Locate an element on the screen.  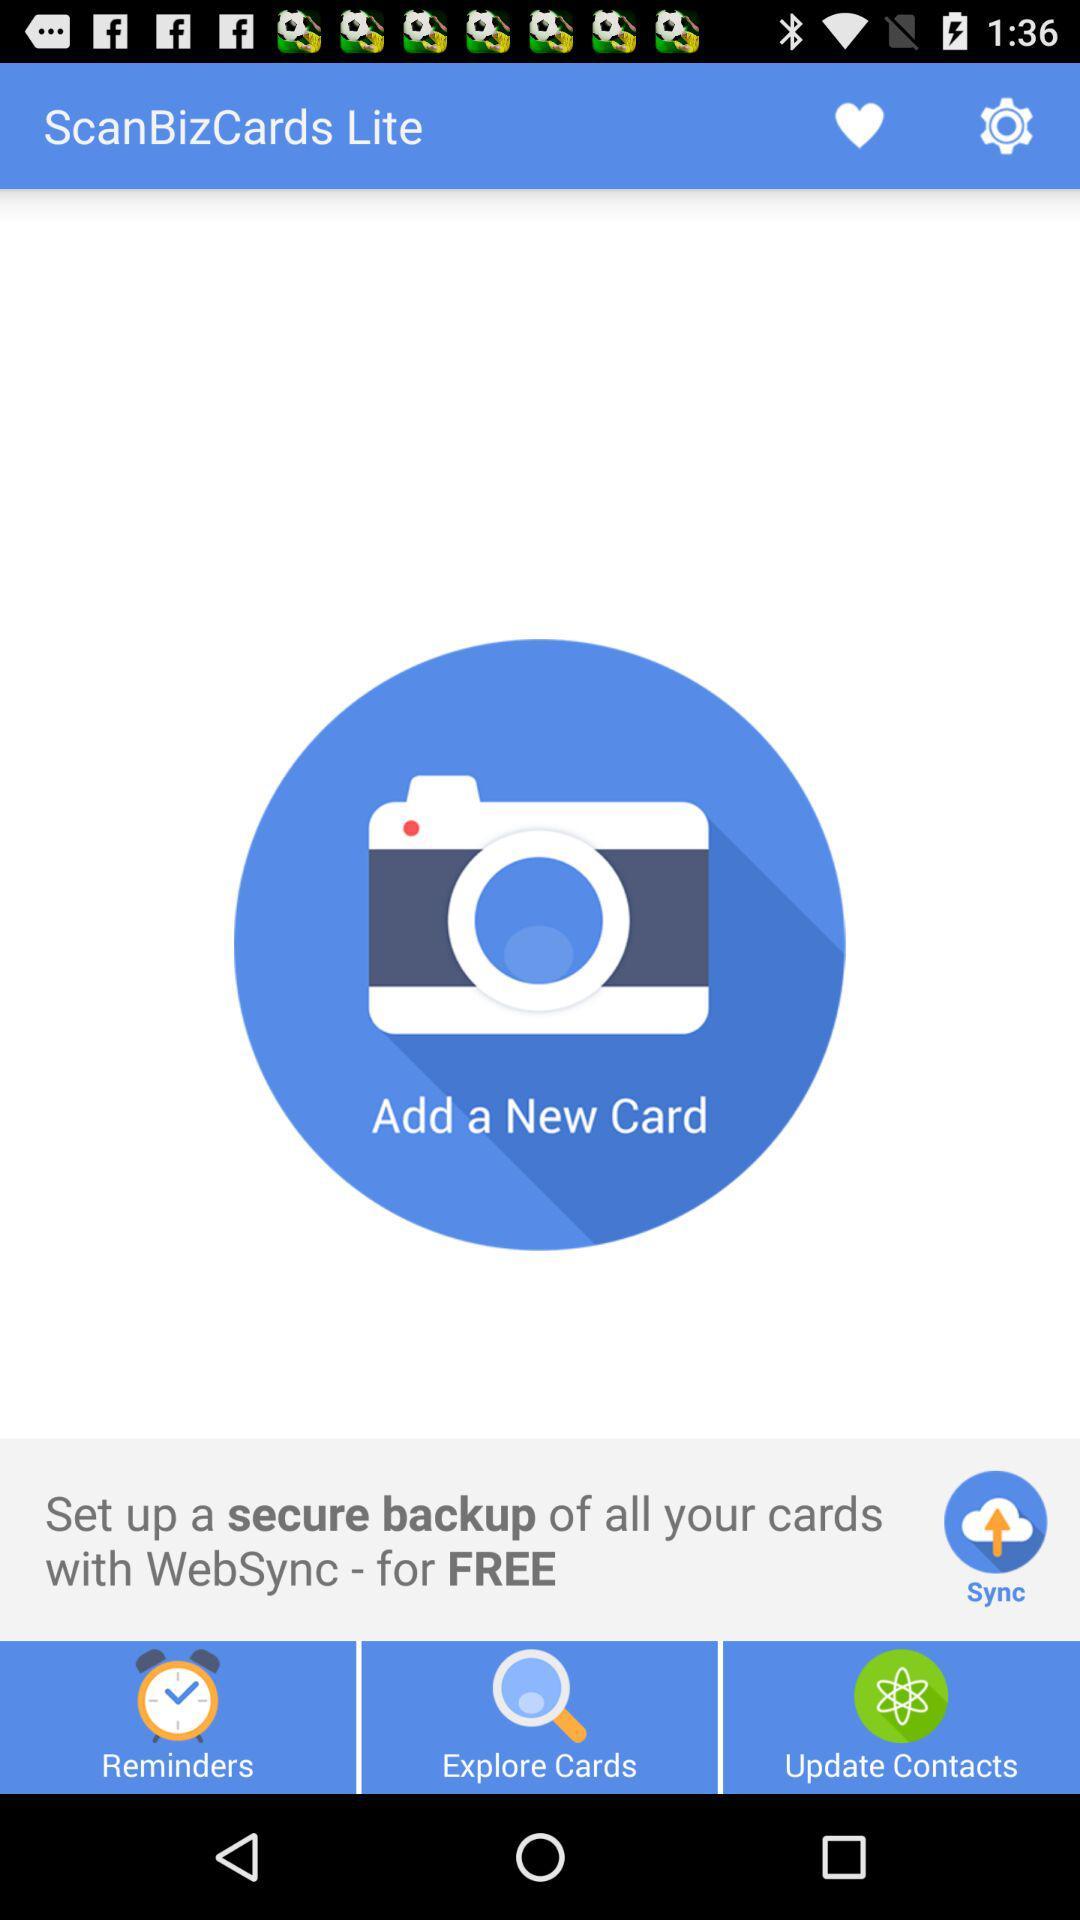
the button to the right of reminders icon is located at coordinates (538, 1716).